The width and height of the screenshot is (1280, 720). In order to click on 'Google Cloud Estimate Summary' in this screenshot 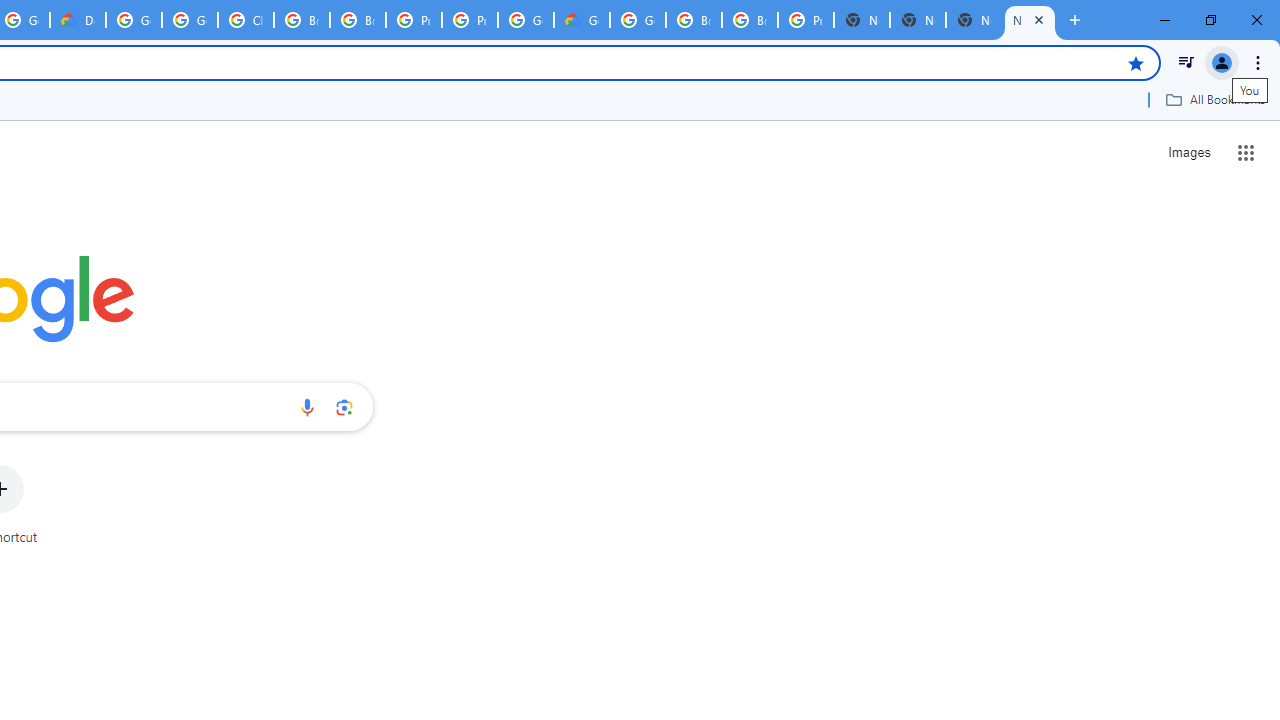, I will do `click(581, 20)`.